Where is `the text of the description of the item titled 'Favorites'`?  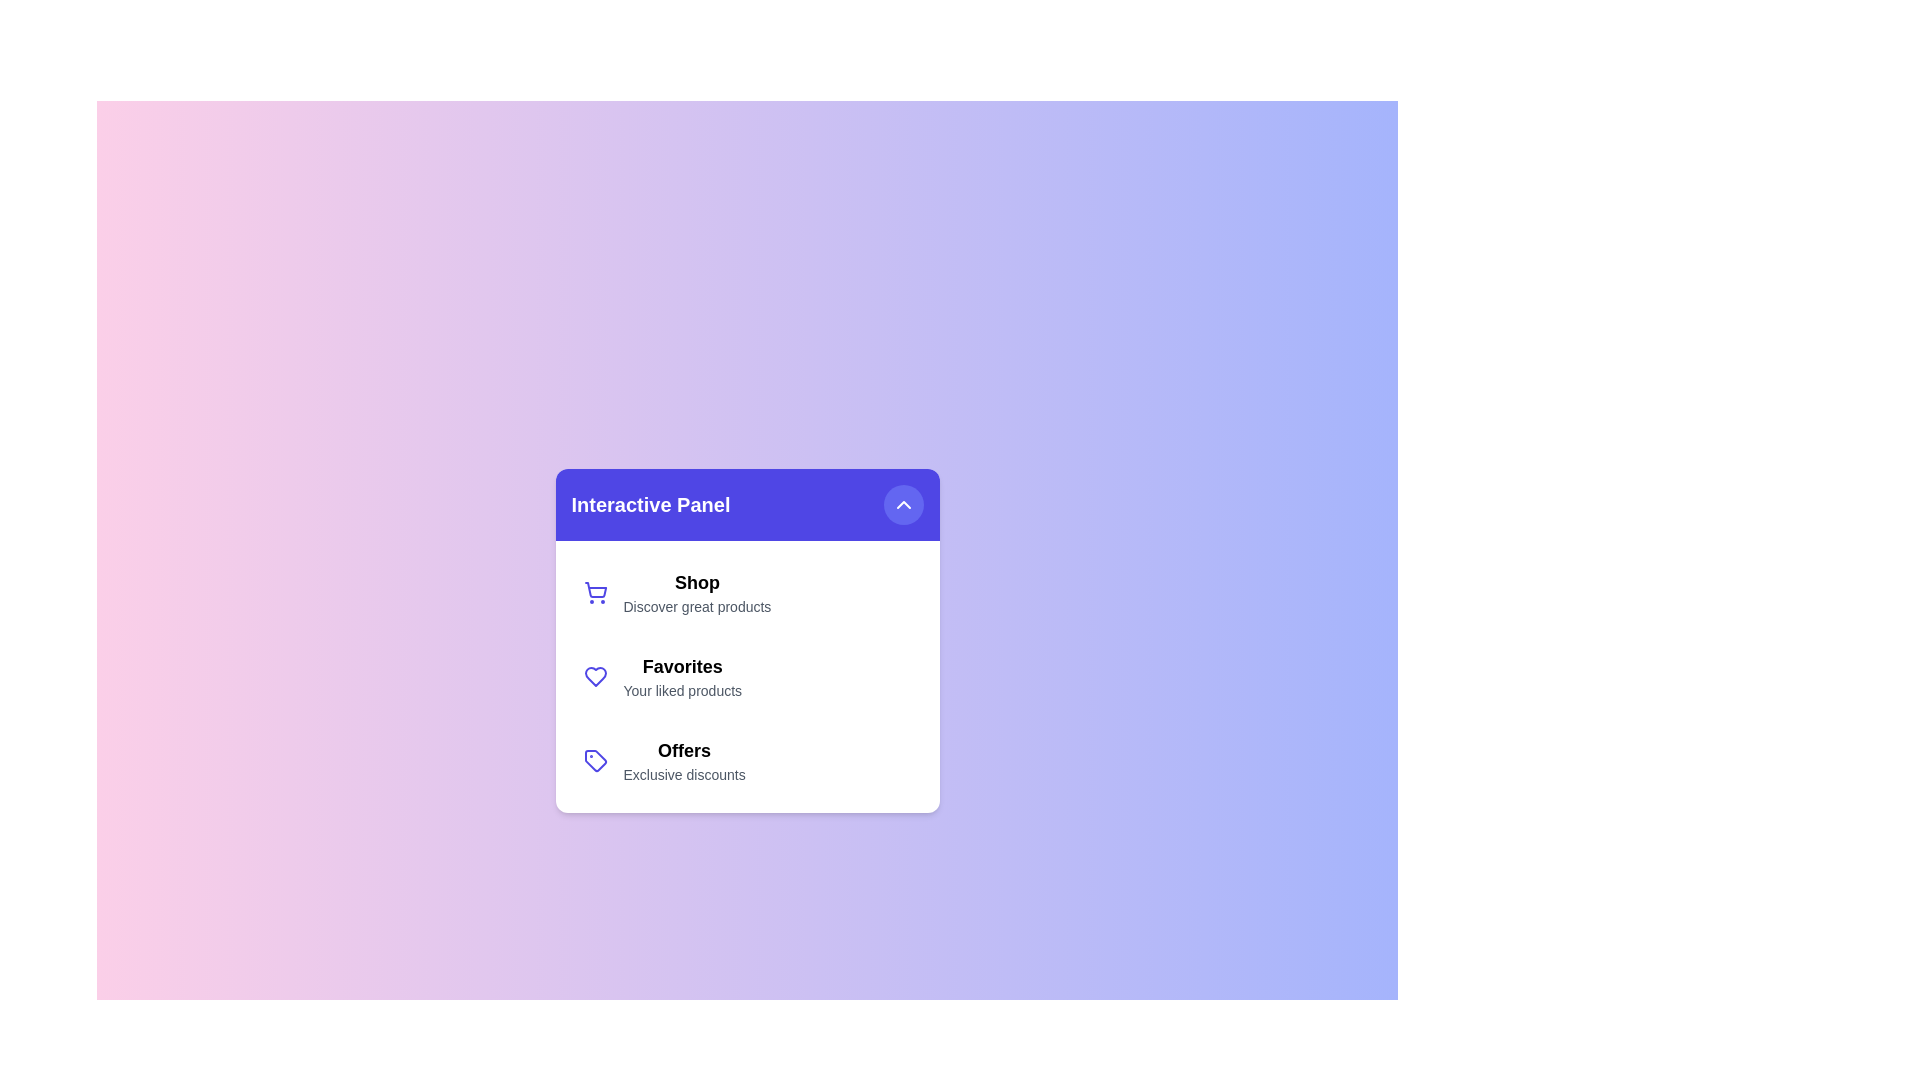 the text of the description of the item titled 'Favorites' is located at coordinates (682, 689).